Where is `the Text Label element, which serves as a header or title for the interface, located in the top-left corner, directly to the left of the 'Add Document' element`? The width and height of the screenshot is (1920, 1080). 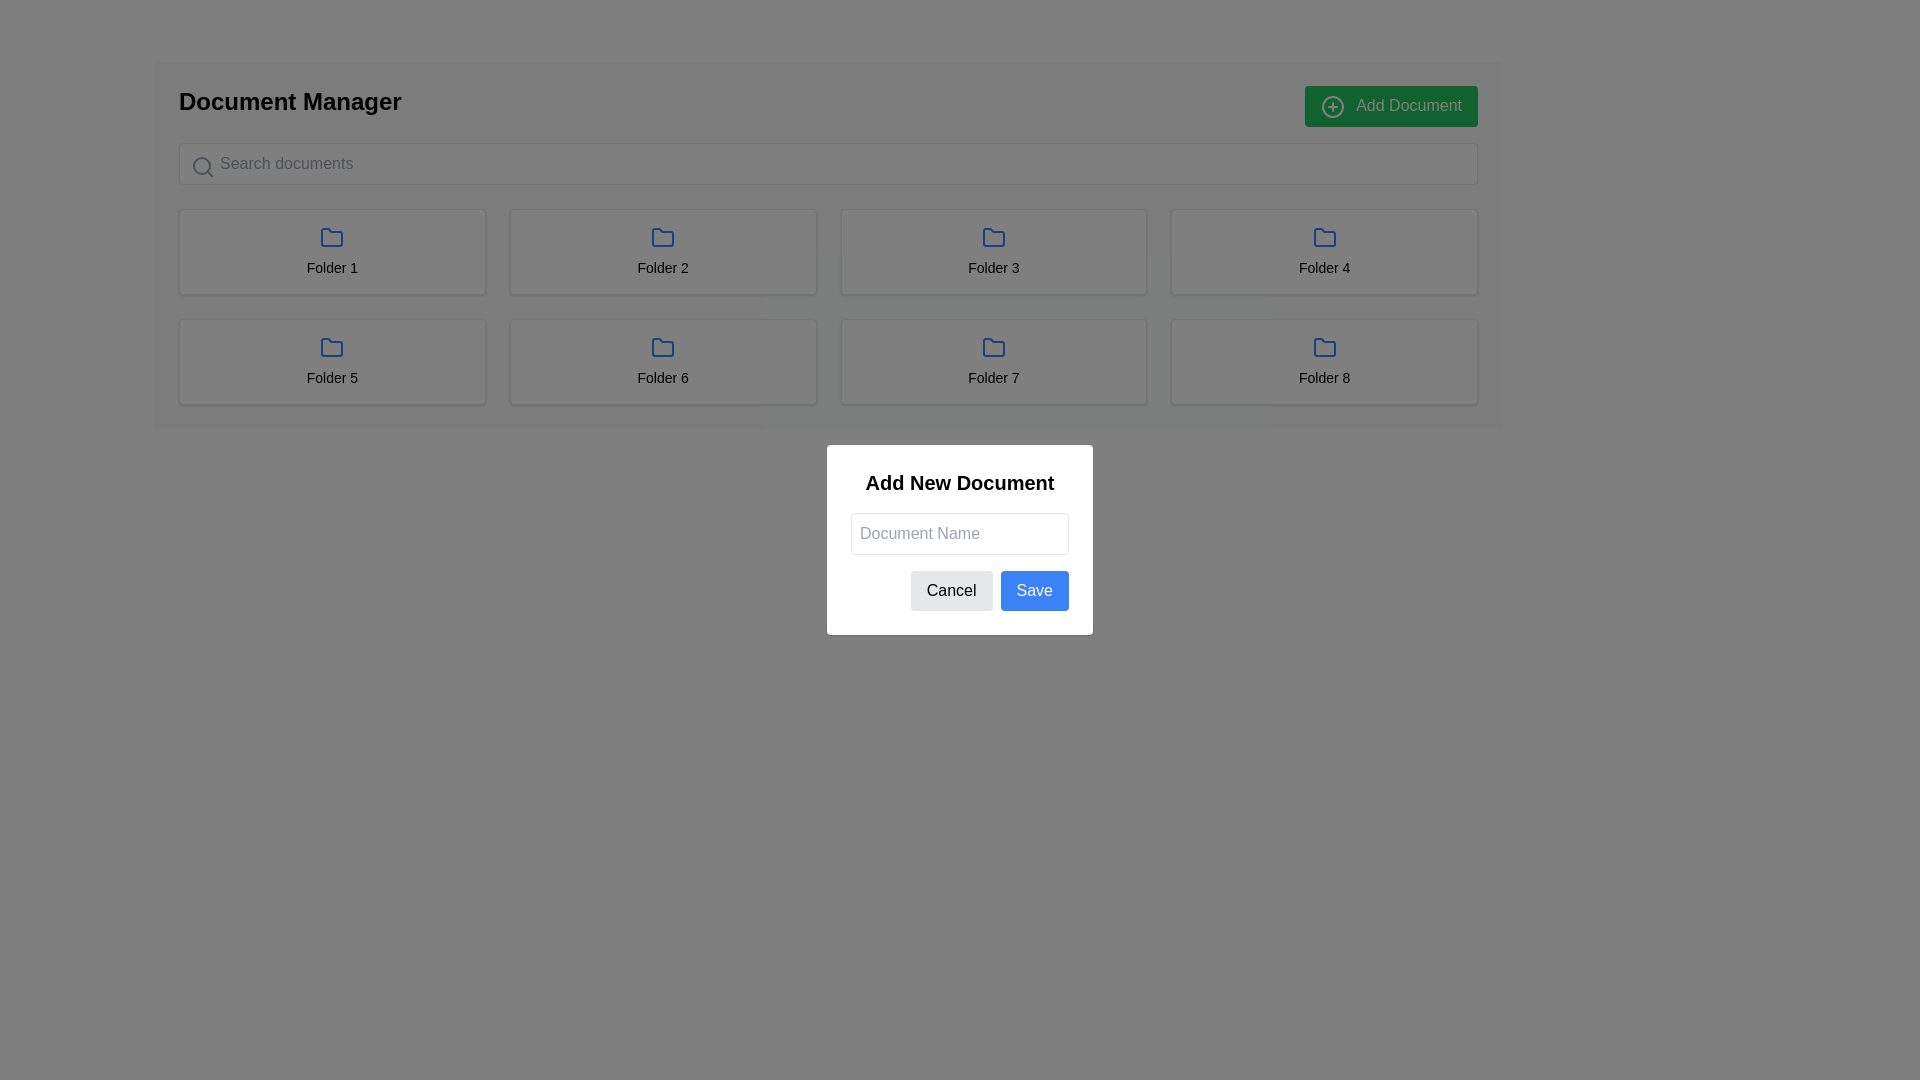 the Text Label element, which serves as a header or title for the interface, located in the top-left corner, directly to the left of the 'Add Document' element is located at coordinates (289, 106).